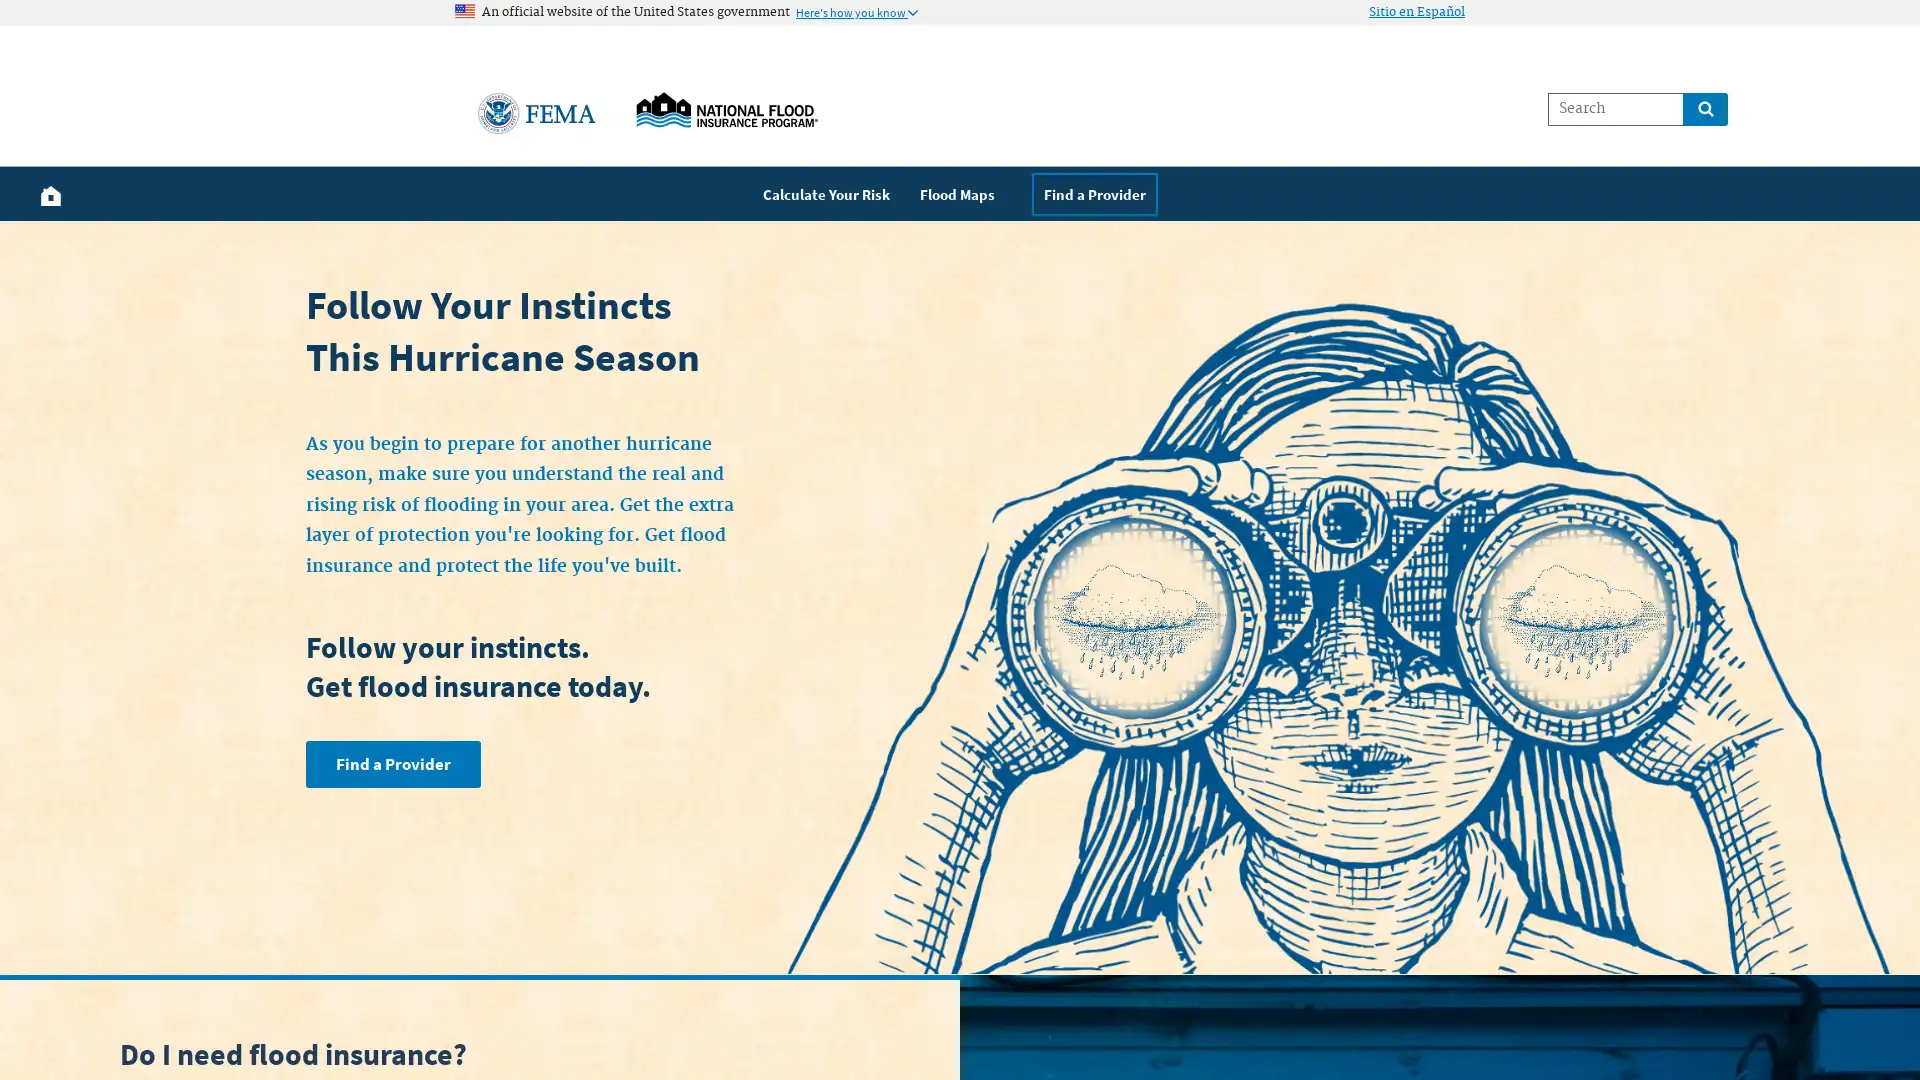  What do you see at coordinates (857, 11) in the screenshot?
I see `Information to identify secure official US Government websites` at bounding box center [857, 11].